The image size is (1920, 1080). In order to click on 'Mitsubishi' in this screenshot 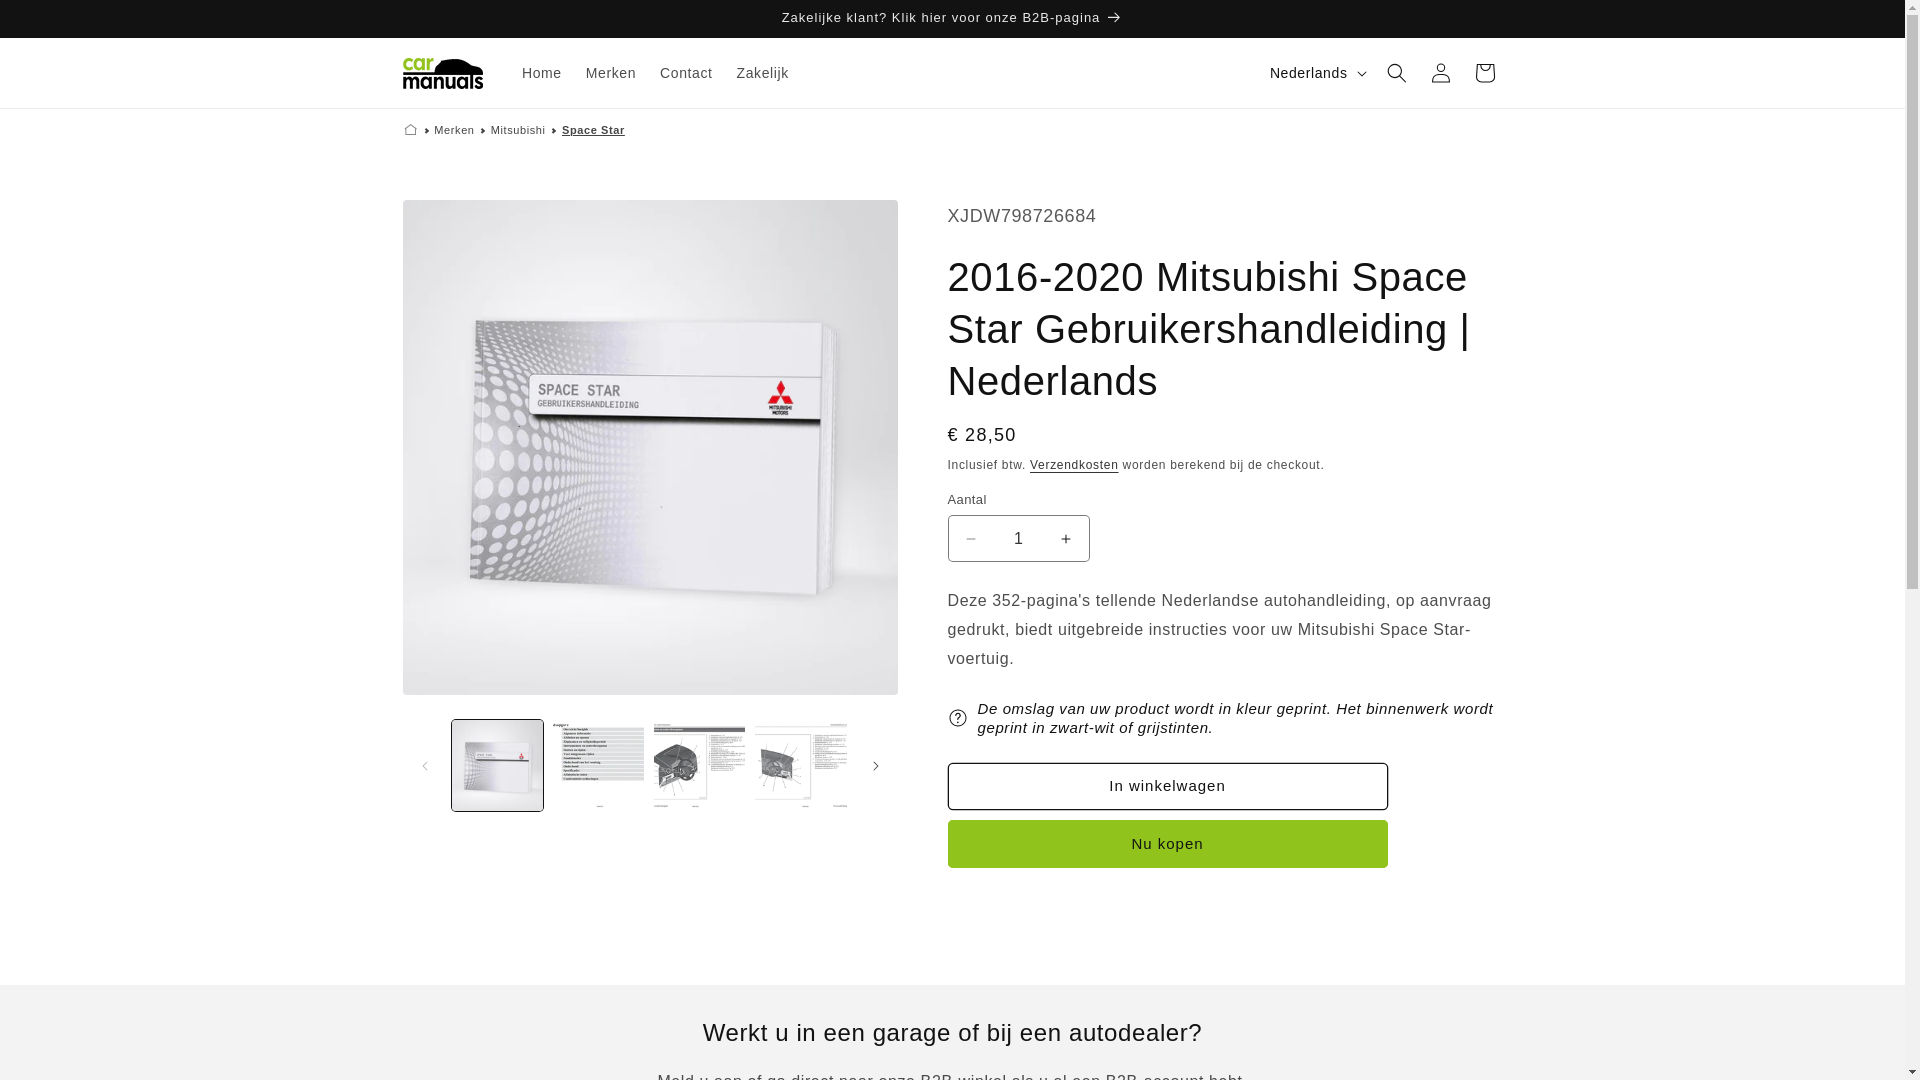, I will do `click(518, 130)`.